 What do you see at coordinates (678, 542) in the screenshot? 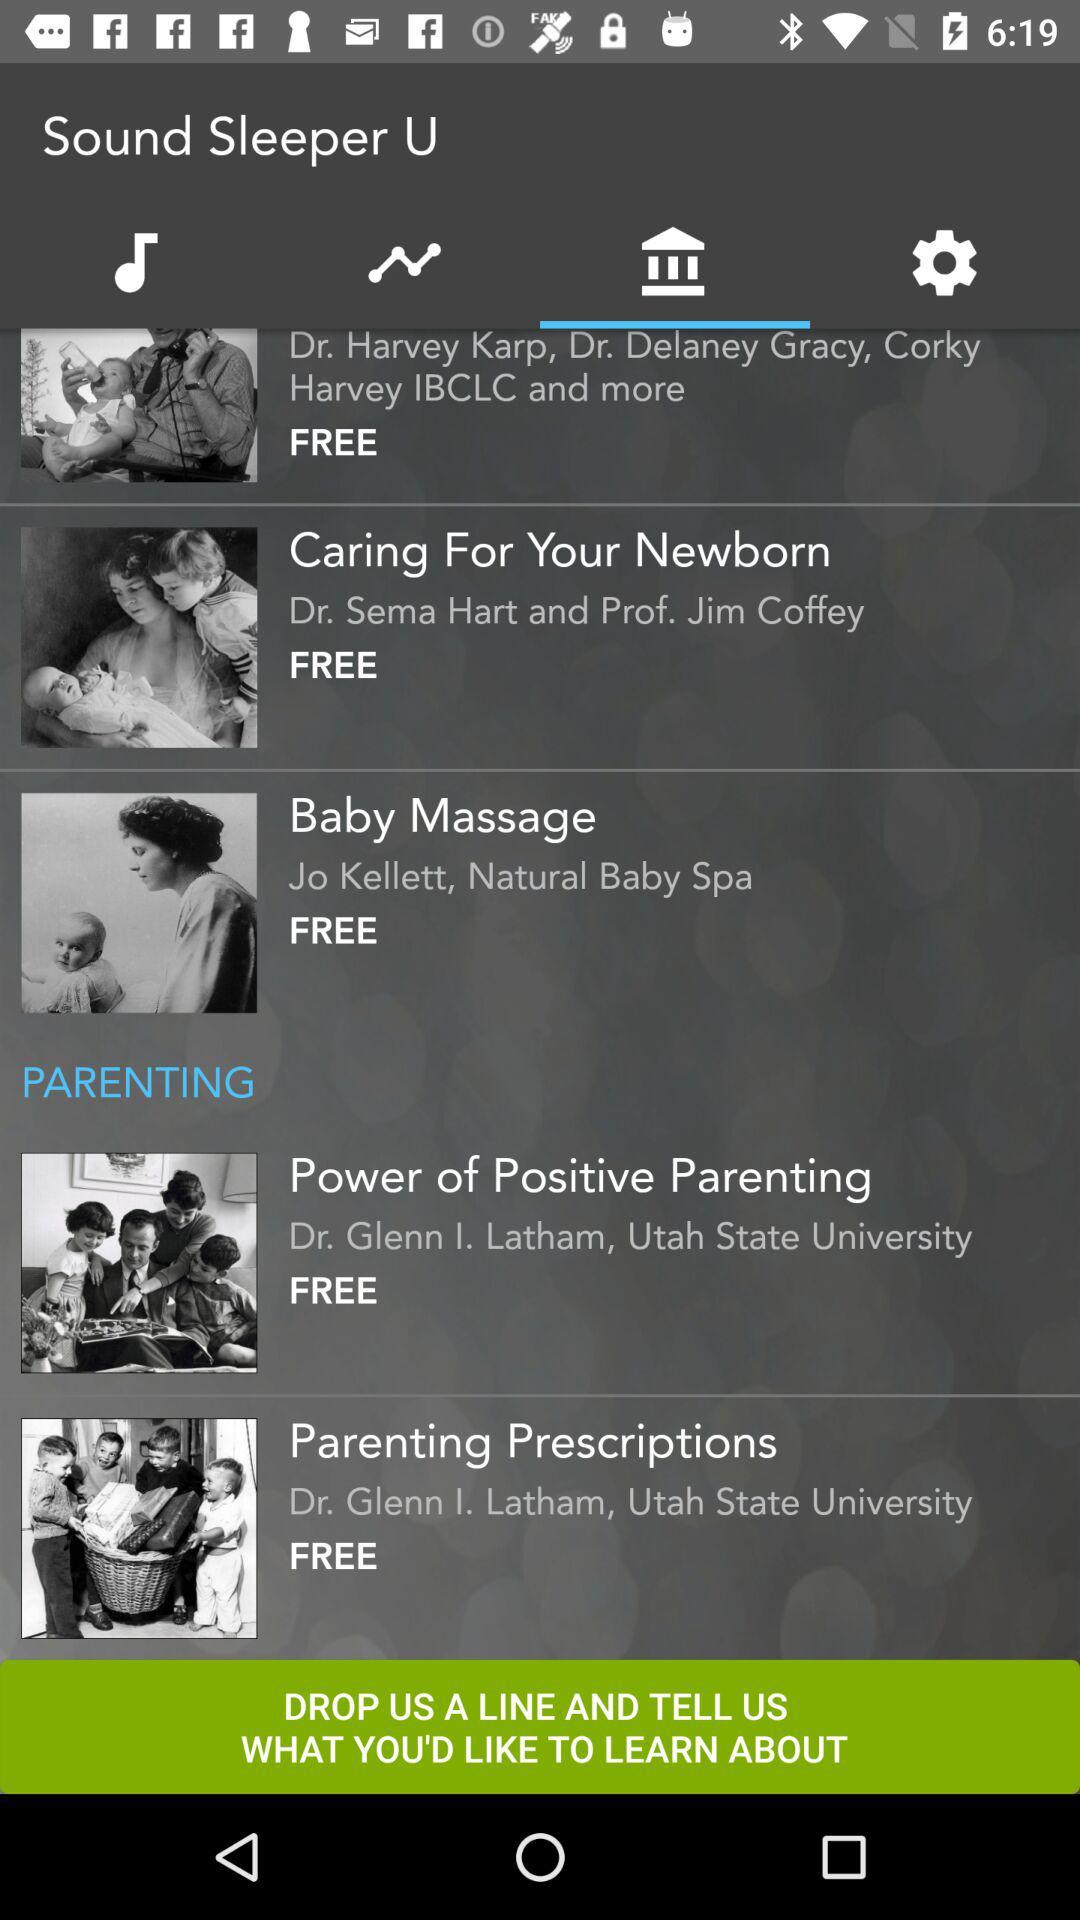
I see `caring for your item` at bounding box center [678, 542].